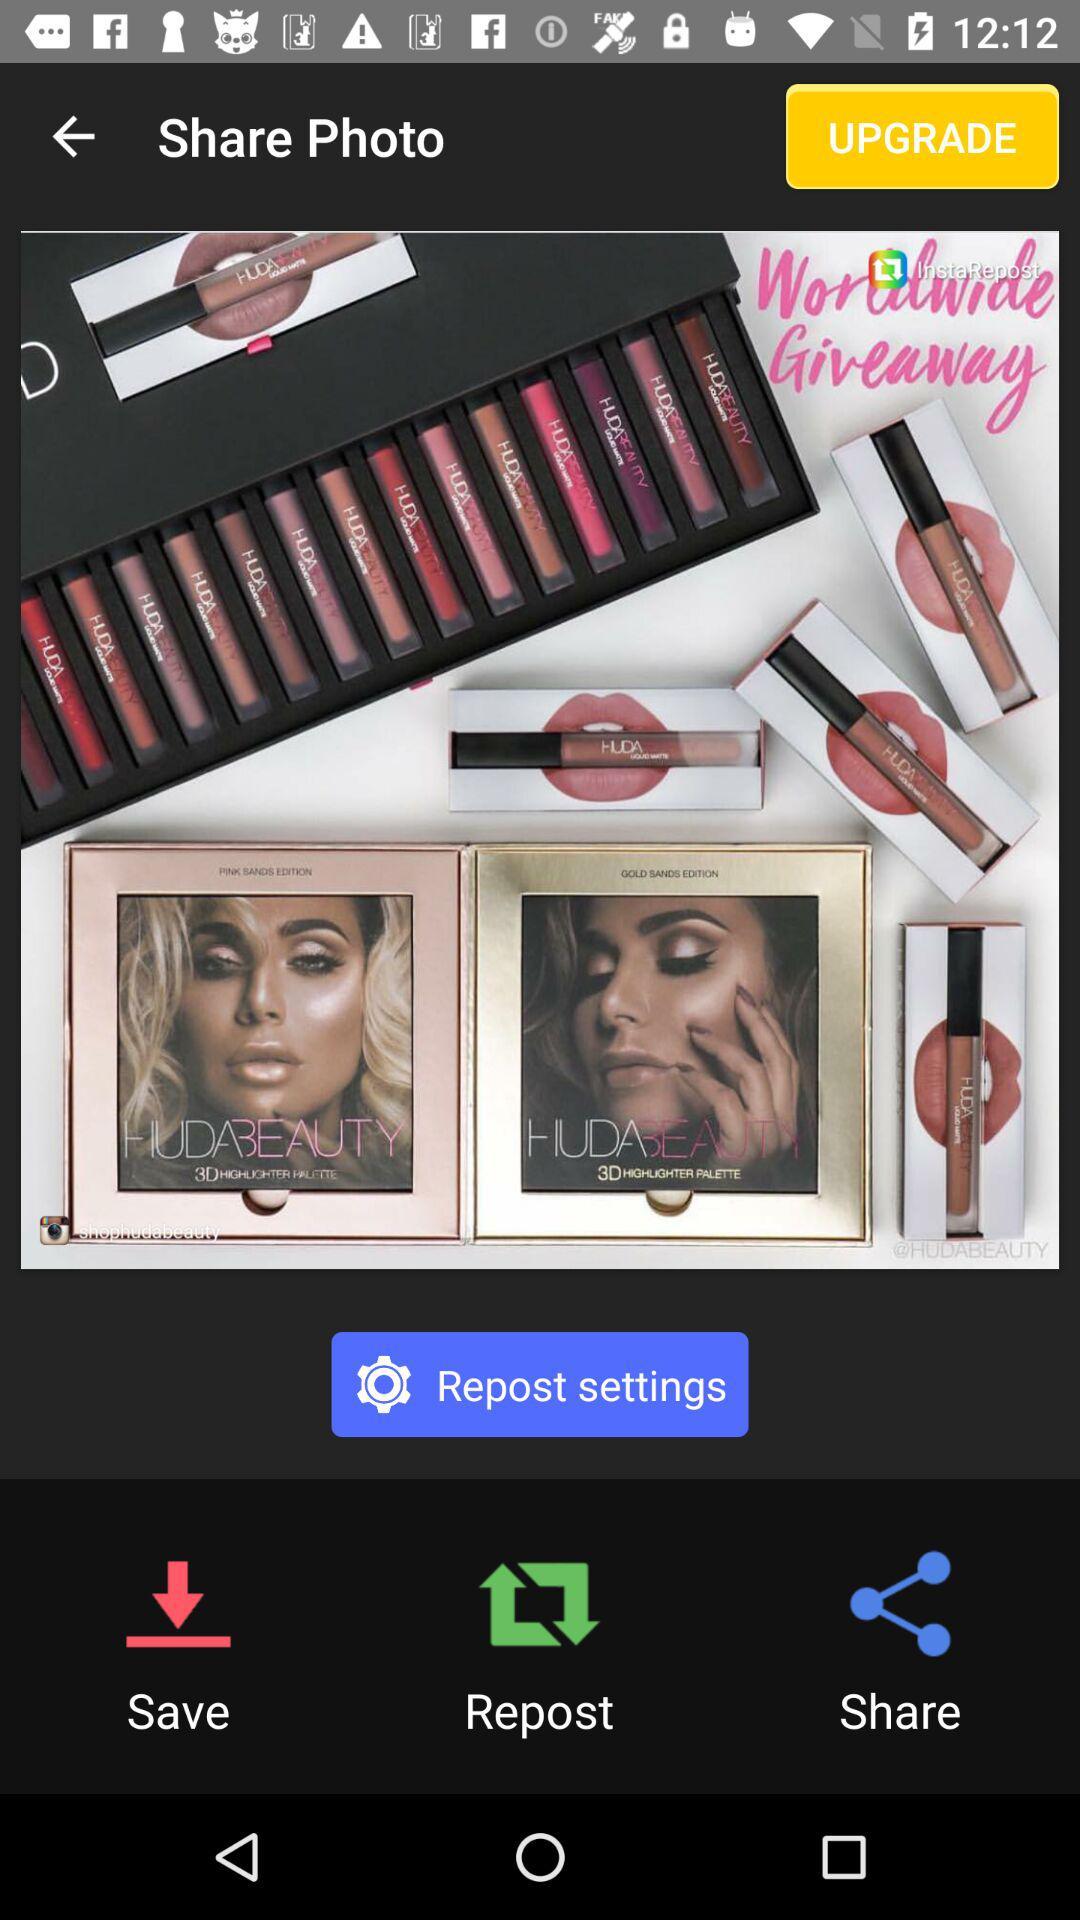  I want to click on the upgrade, so click(922, 135).